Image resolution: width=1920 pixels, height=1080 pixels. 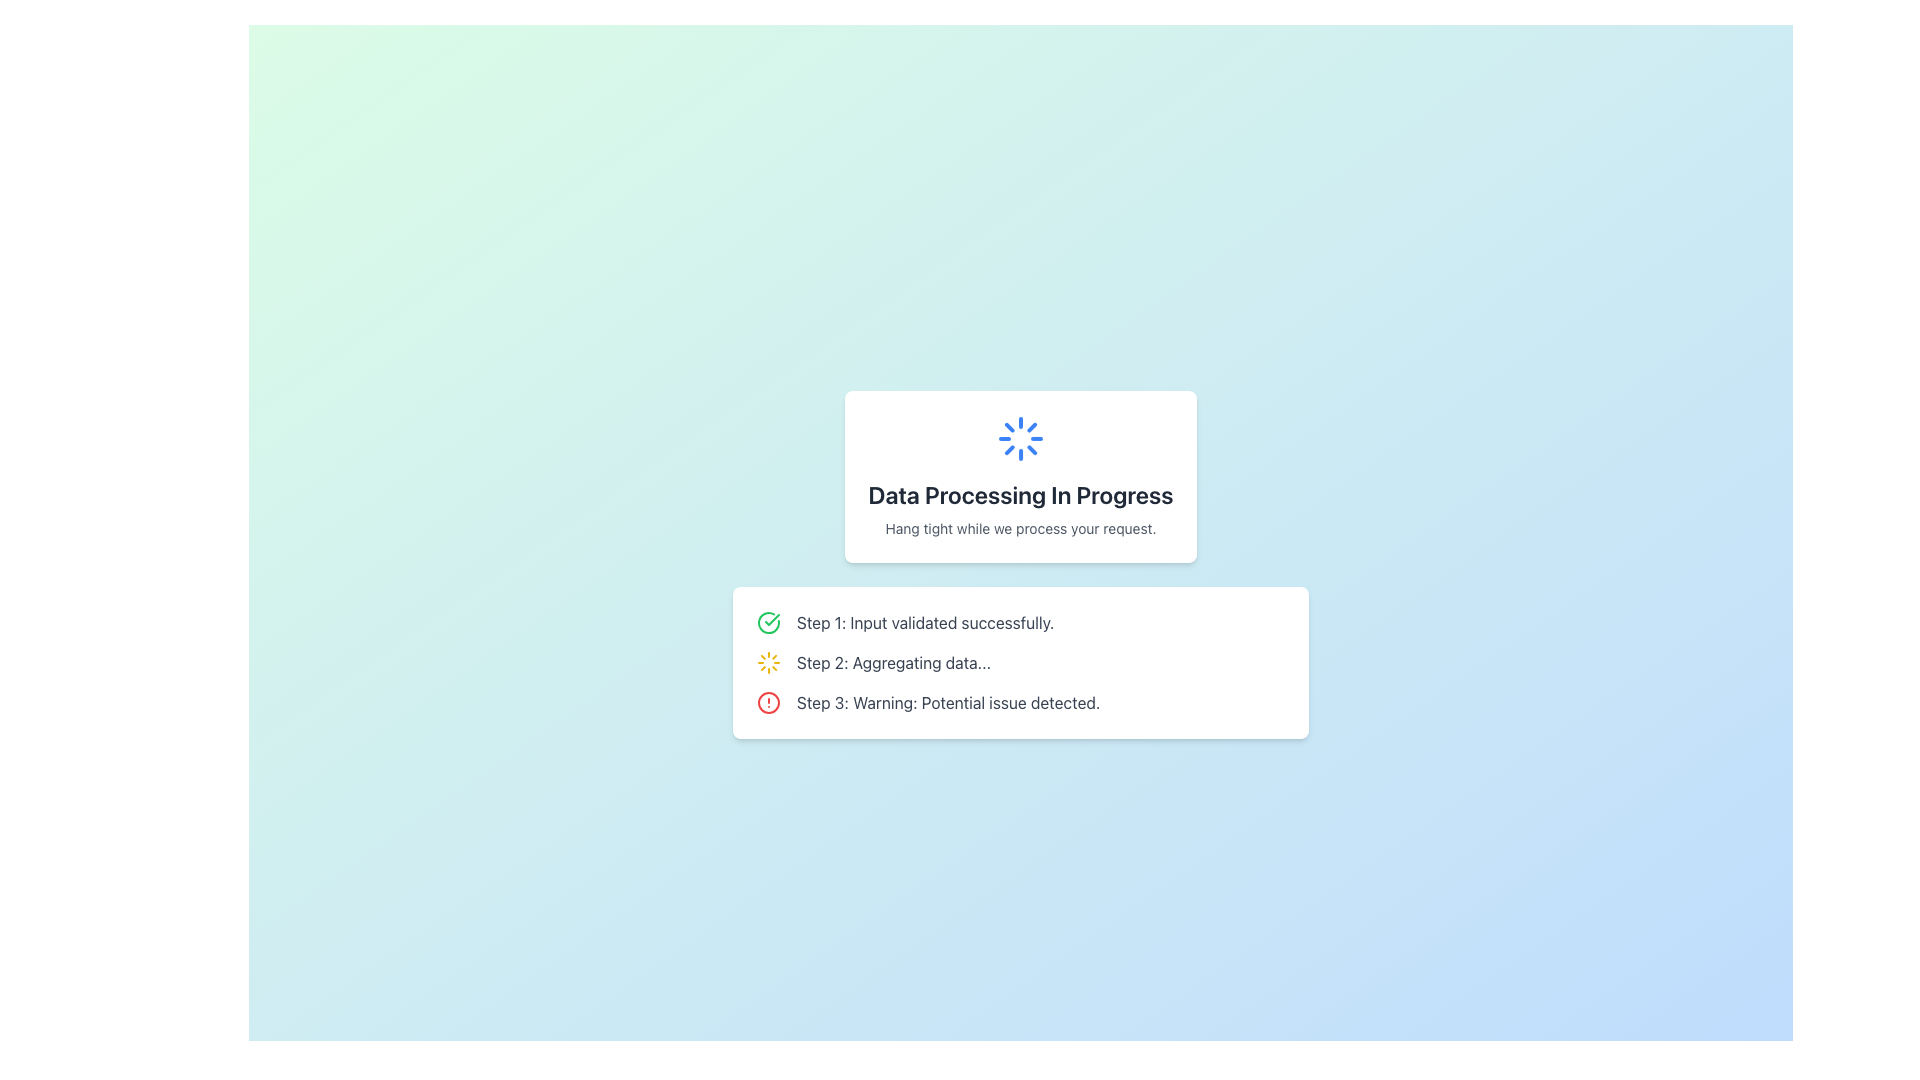 I want to click on the warning icon associated with Step 3 in the step-by-step process by moving the cursor to its location, so click(x=767, y=701).